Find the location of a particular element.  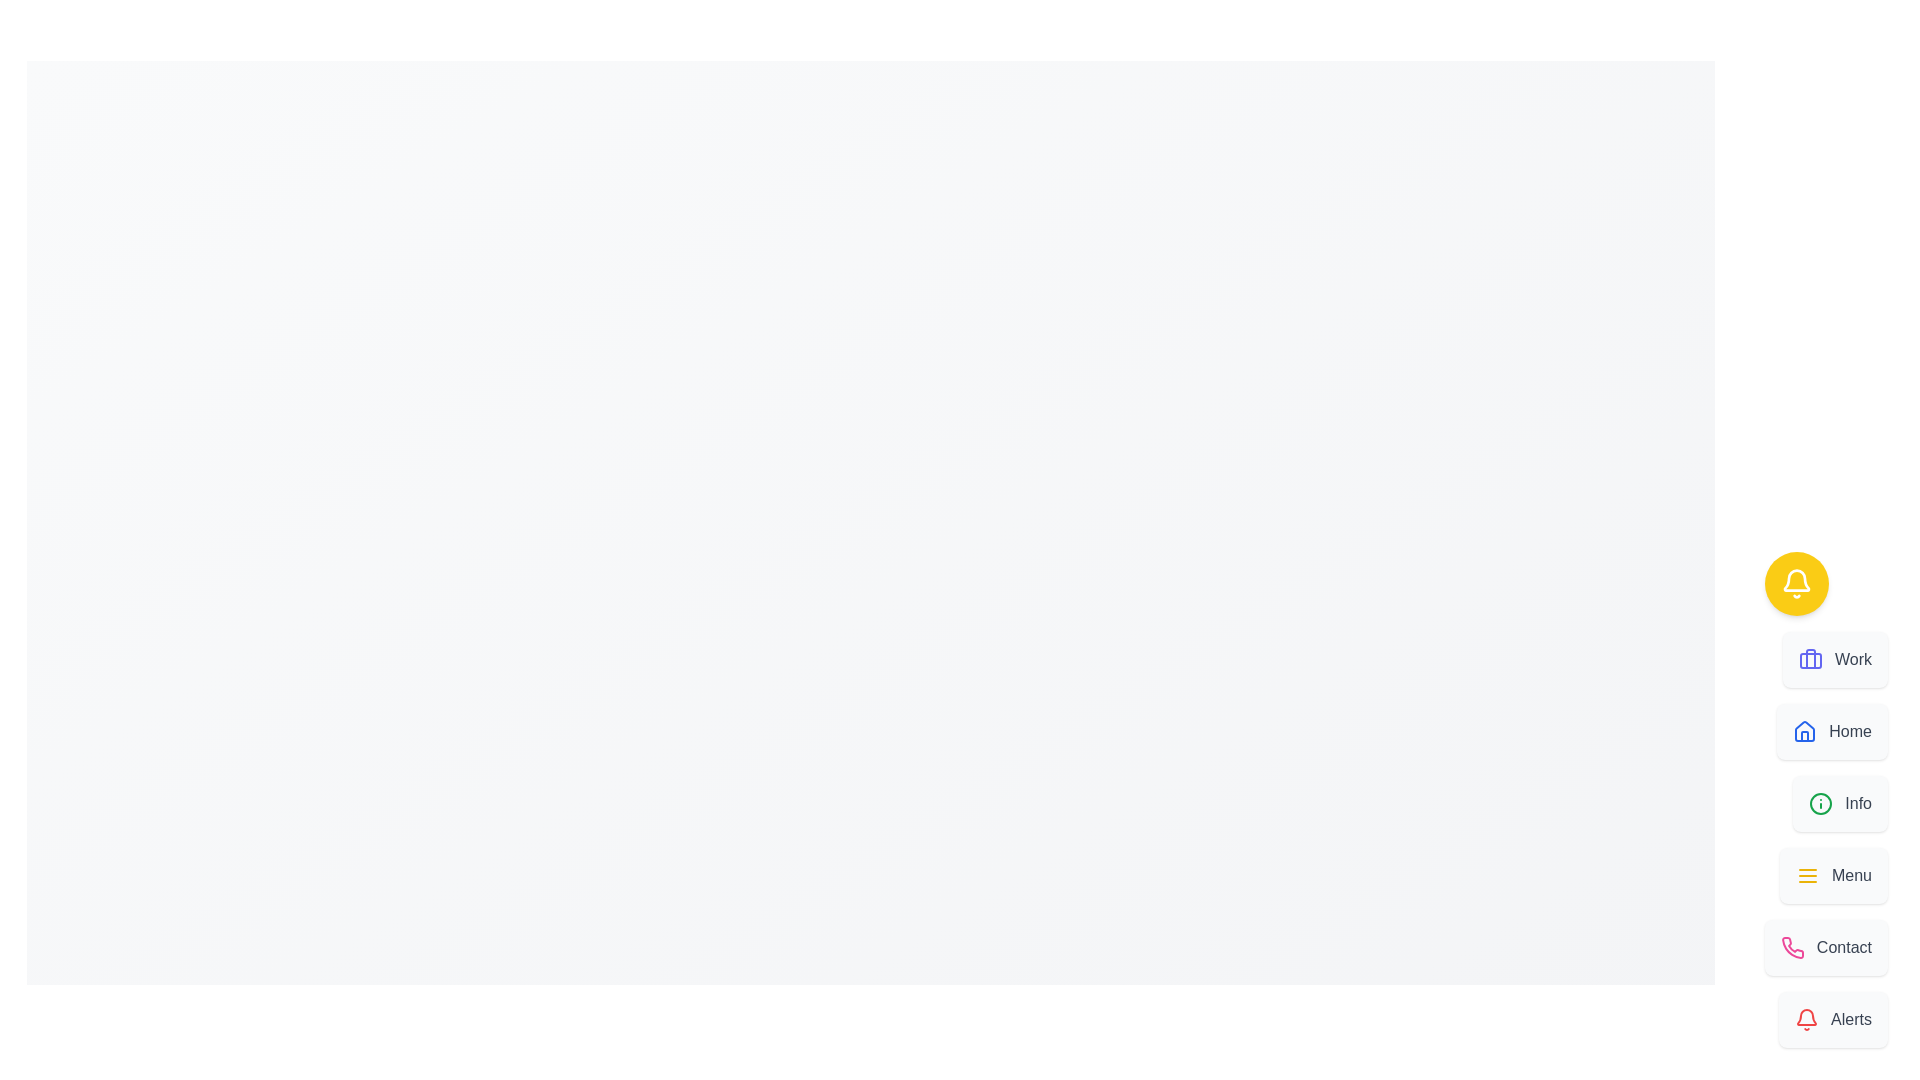

the option Alerts from the Speed Dial menu is located at coordinates (1833, 1019).